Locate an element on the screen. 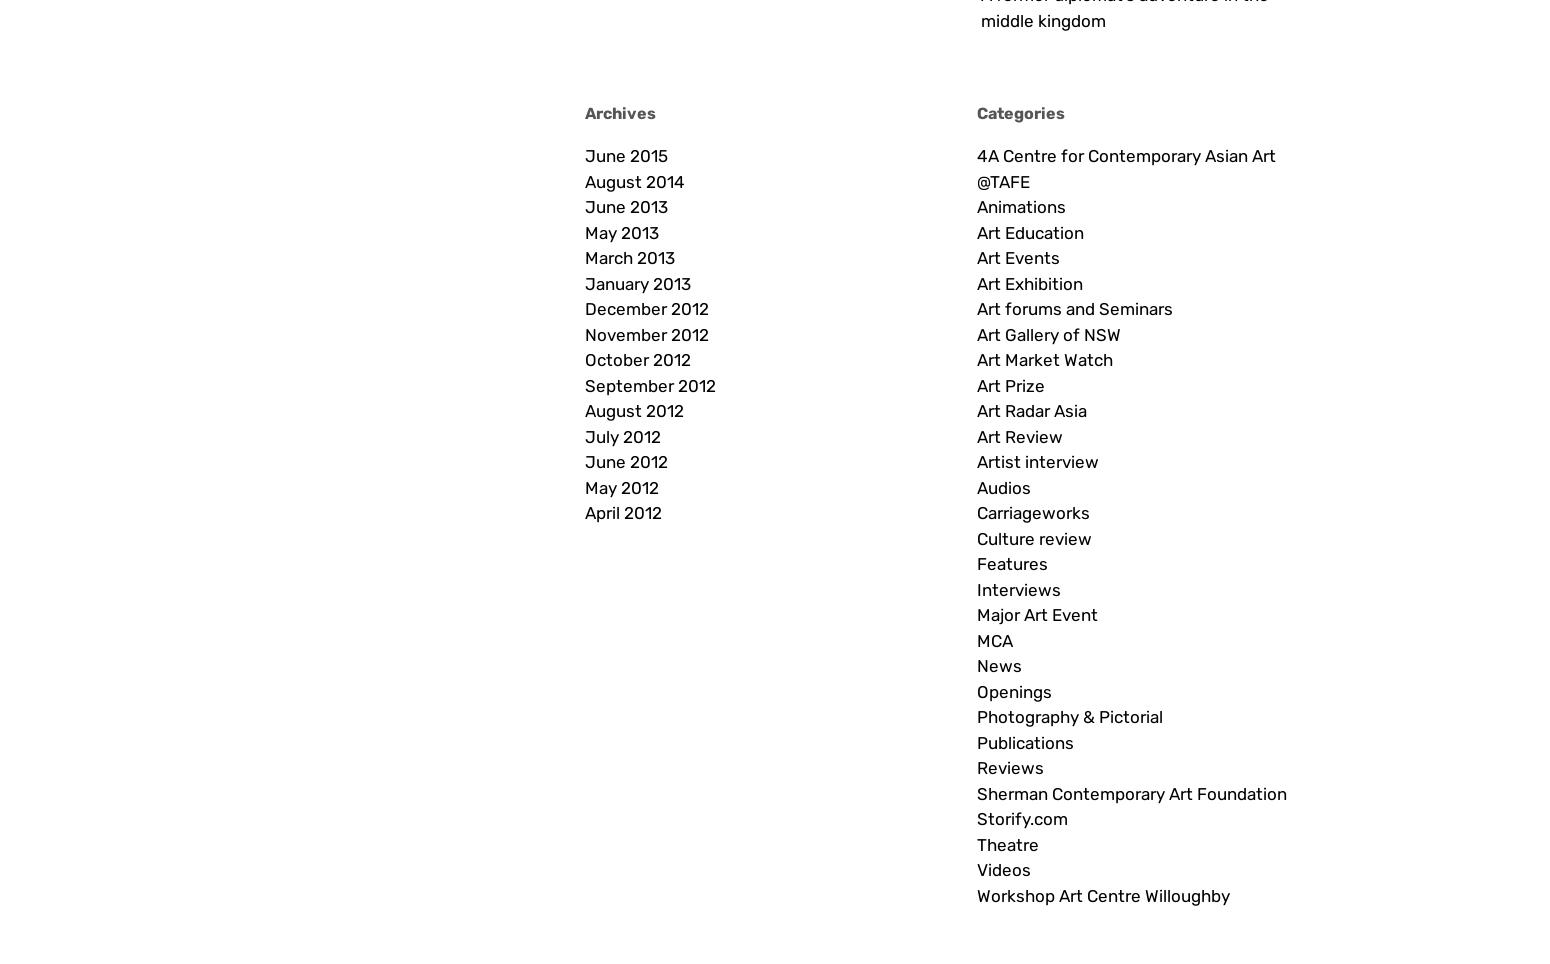  'Art Events' is located at coordinates (1018, 256).